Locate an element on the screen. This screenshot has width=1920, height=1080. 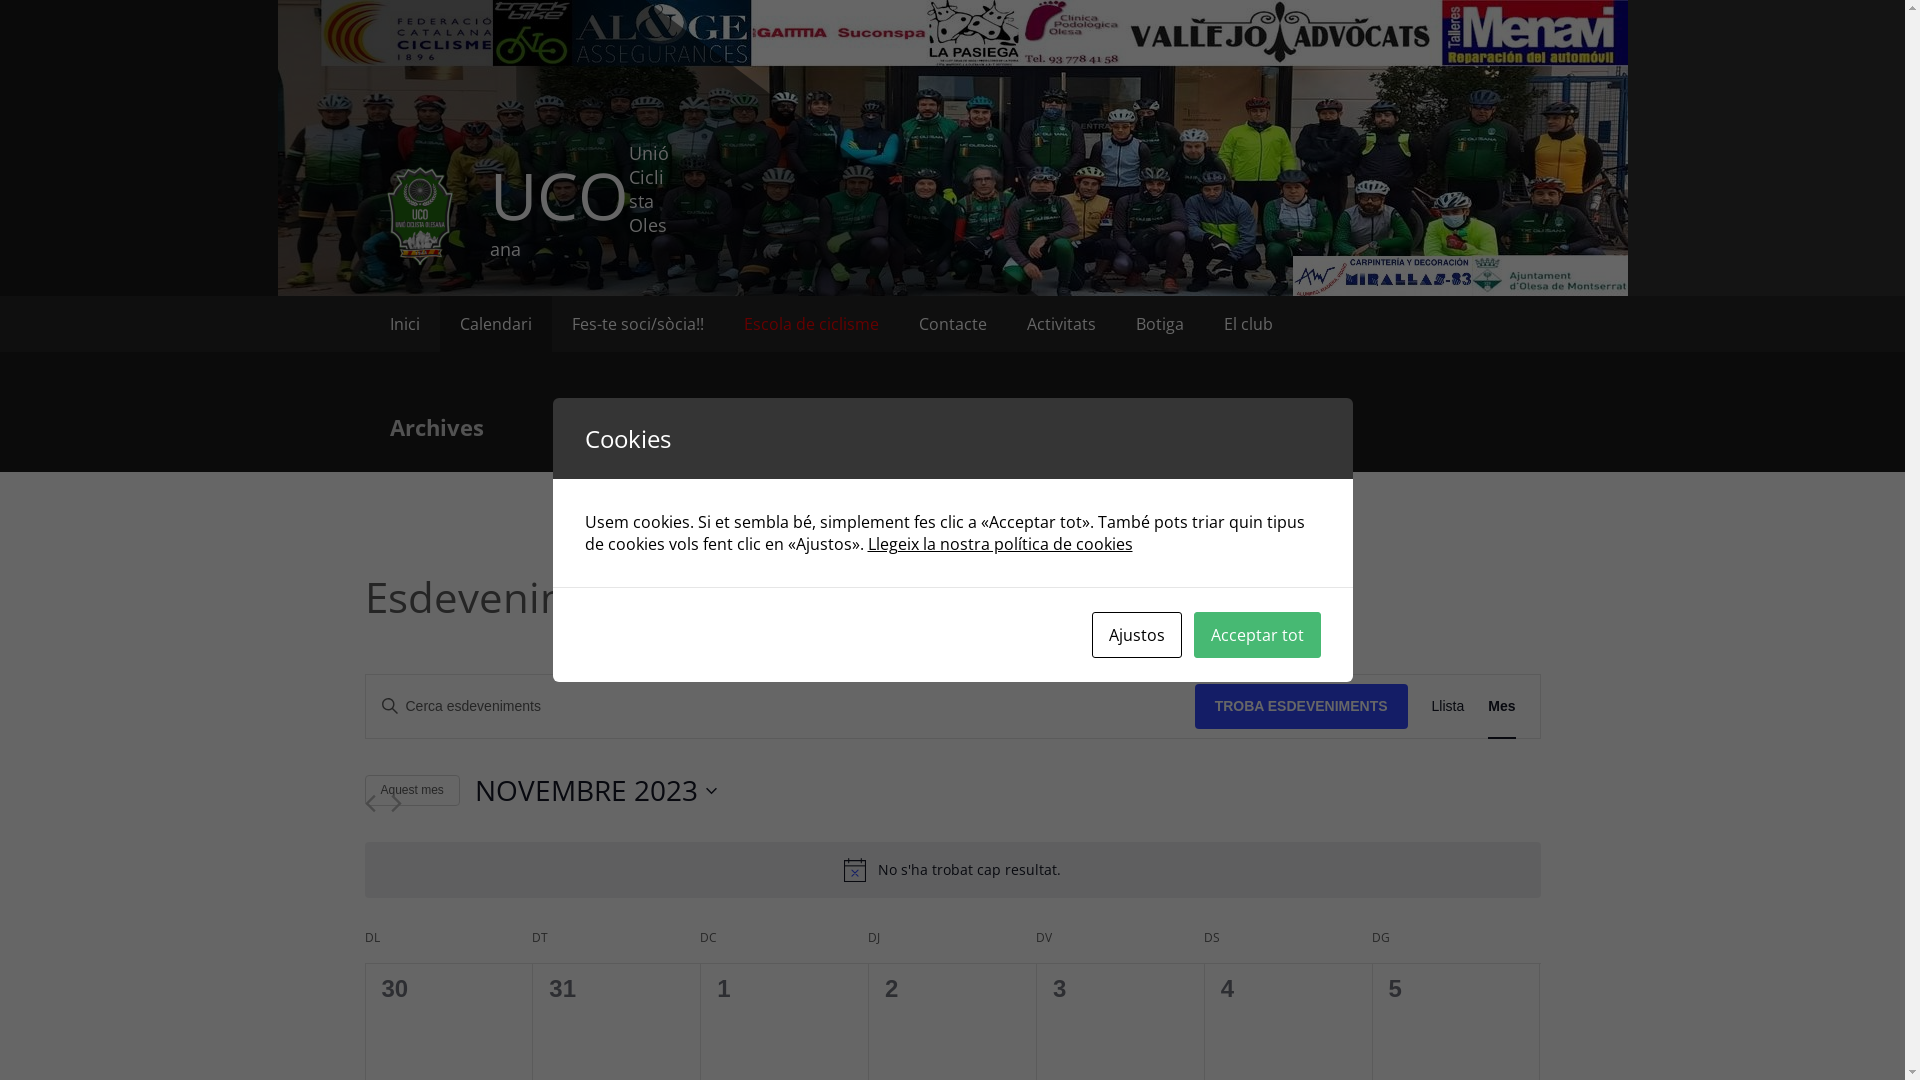
'Aquest mes' is located at coordinates (410, 789).